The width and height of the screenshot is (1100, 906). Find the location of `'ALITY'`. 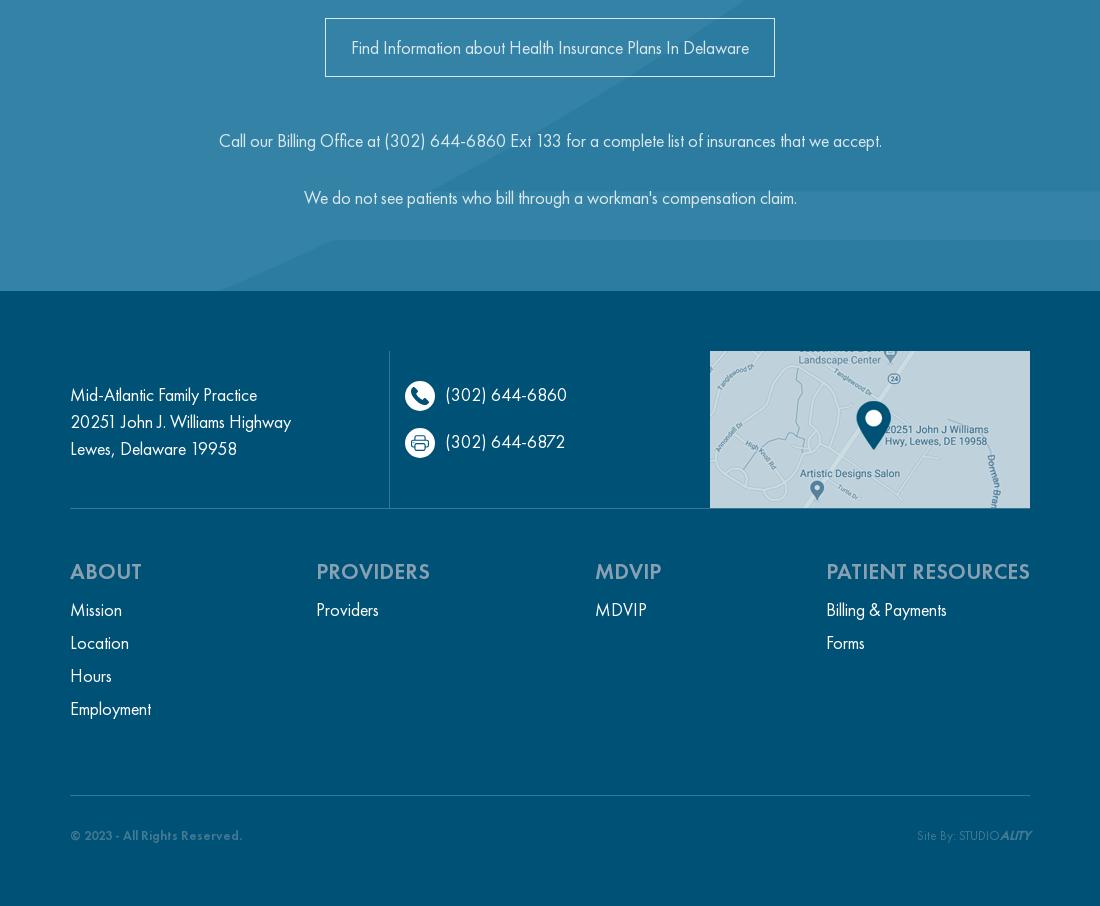

'ALITY' is located at coordinates (1013, 834).